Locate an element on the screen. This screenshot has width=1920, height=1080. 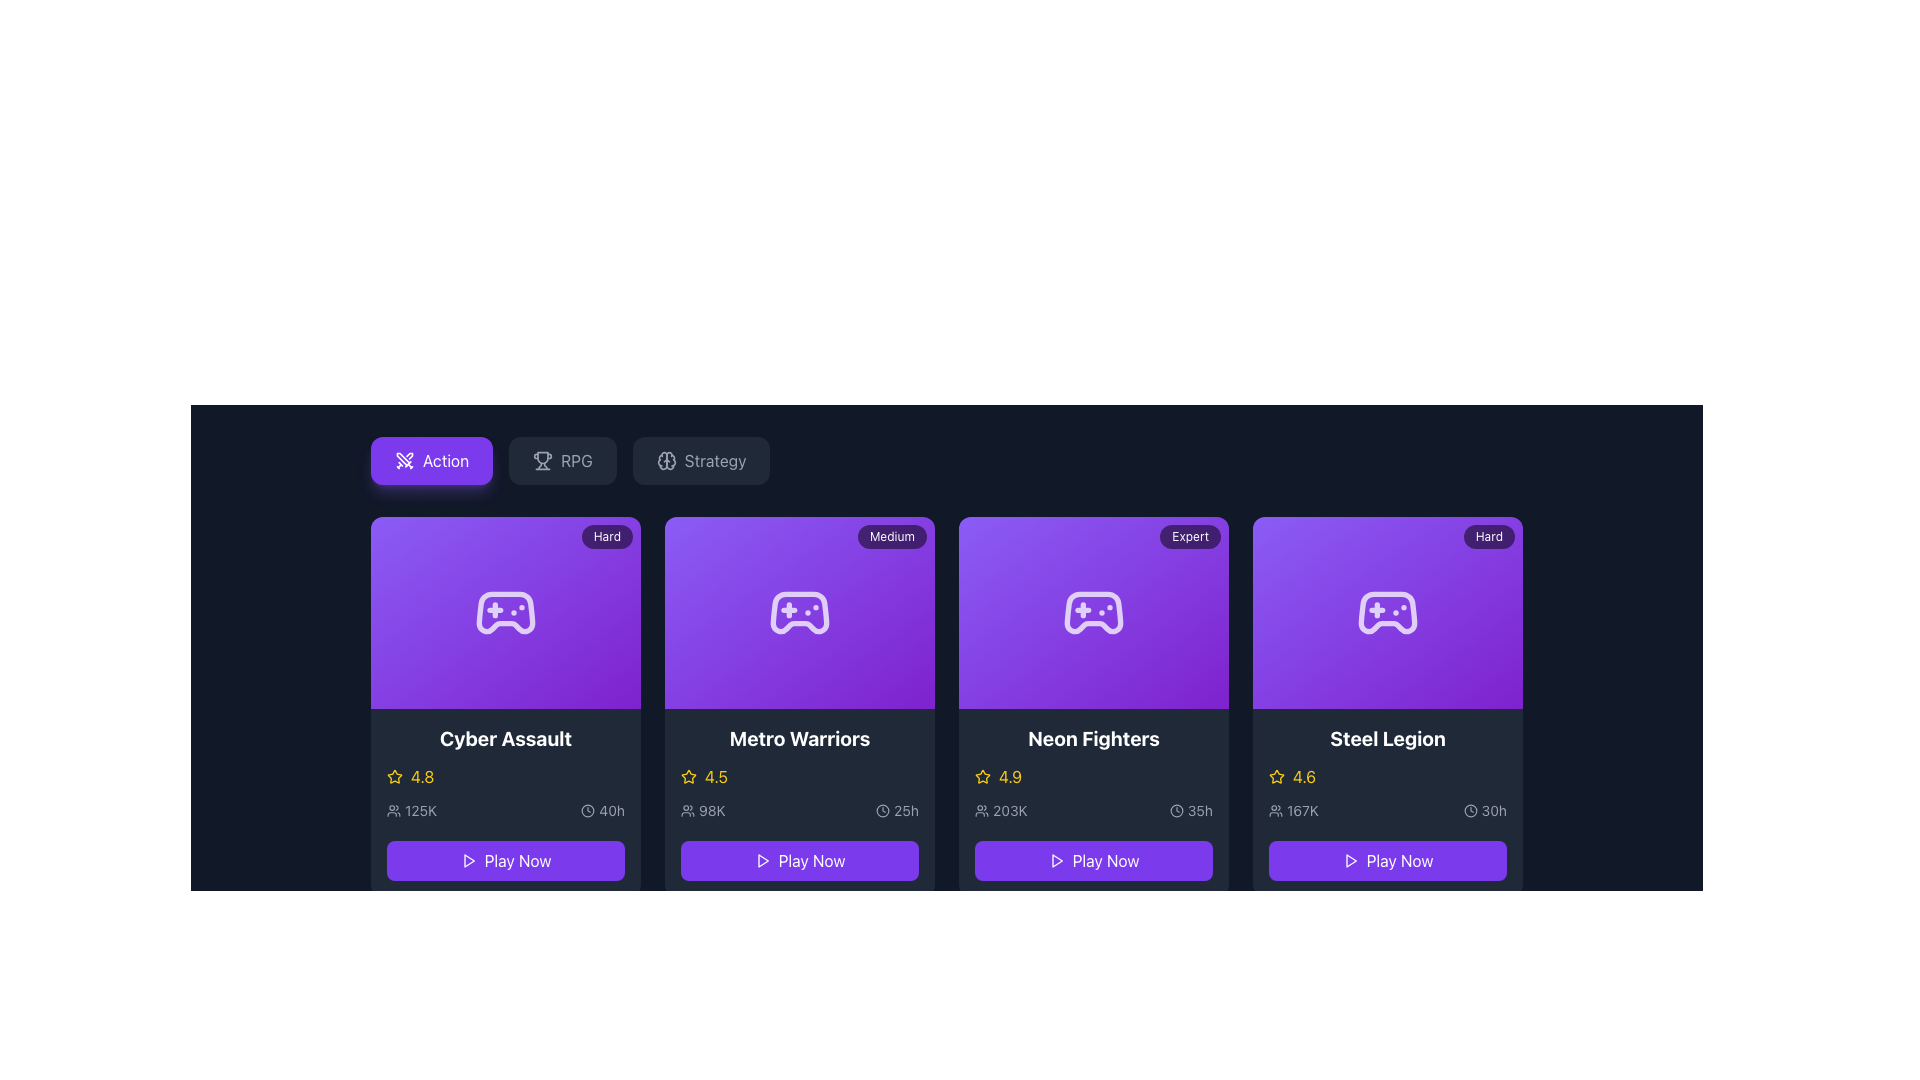
the text indicating user interactions or views associated with the 'Neon Fighters' card, located in the lower section next to metrics icons is located at coordinates (1001, 810).